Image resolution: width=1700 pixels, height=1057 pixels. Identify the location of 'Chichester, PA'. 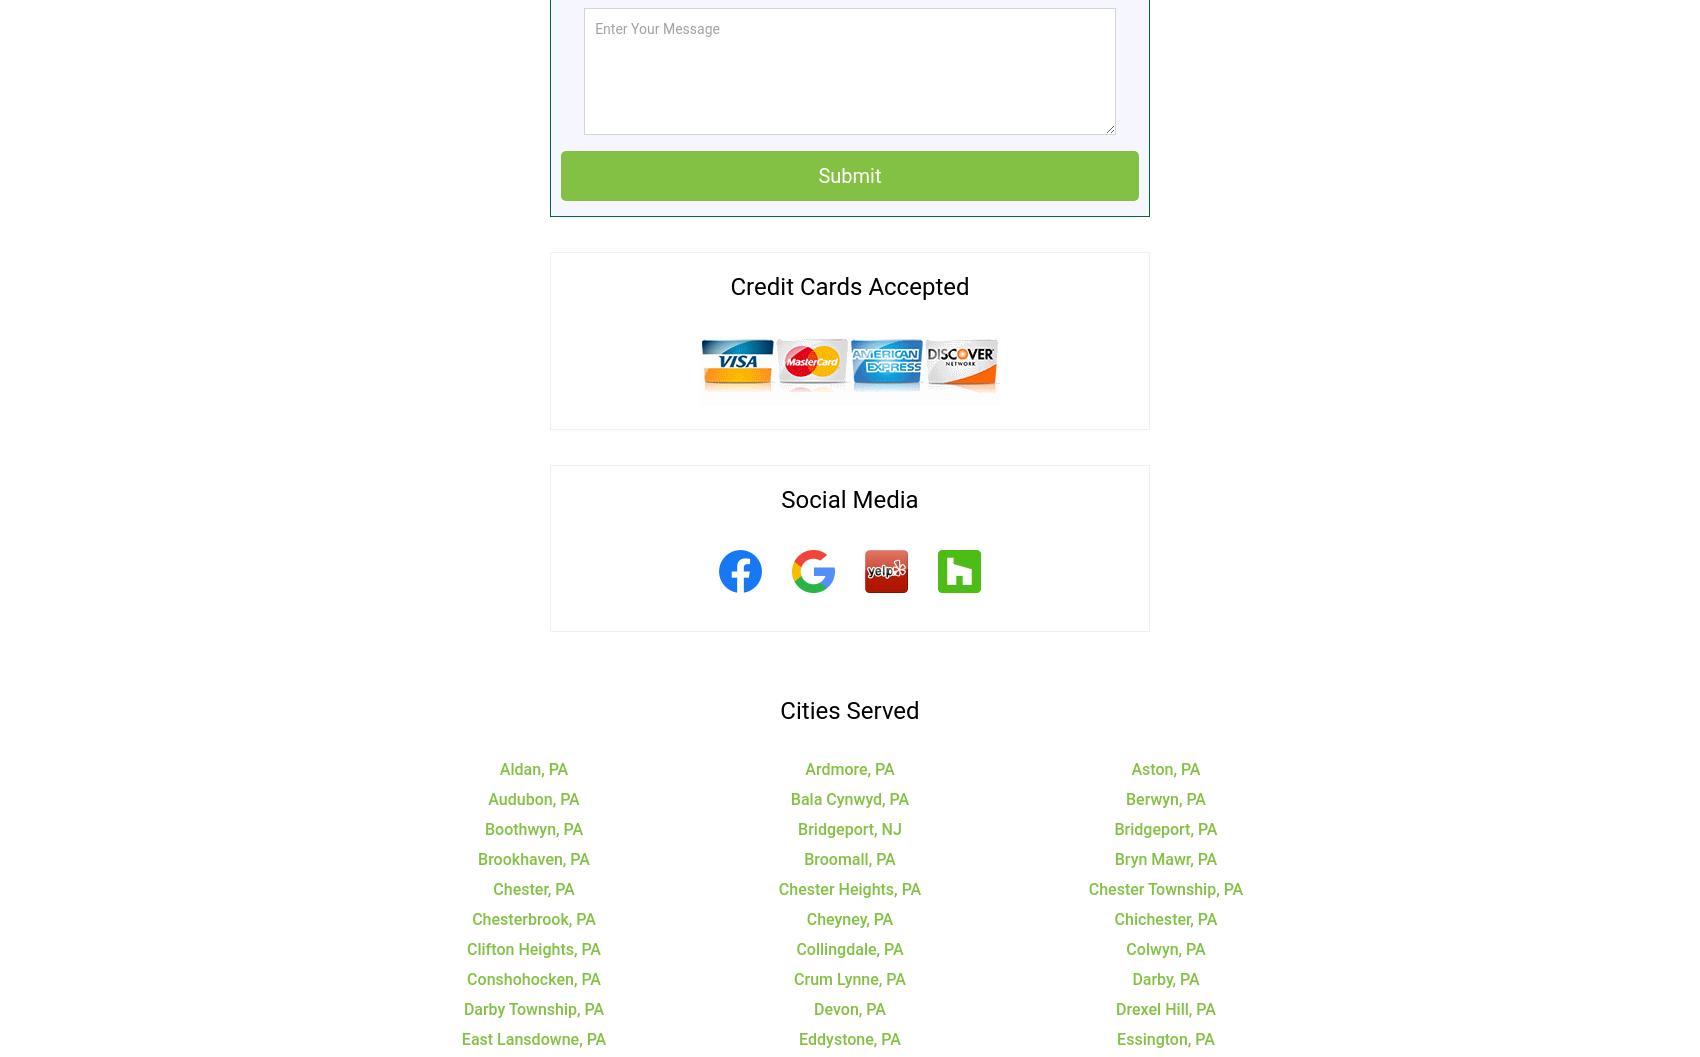
(1165, 918).